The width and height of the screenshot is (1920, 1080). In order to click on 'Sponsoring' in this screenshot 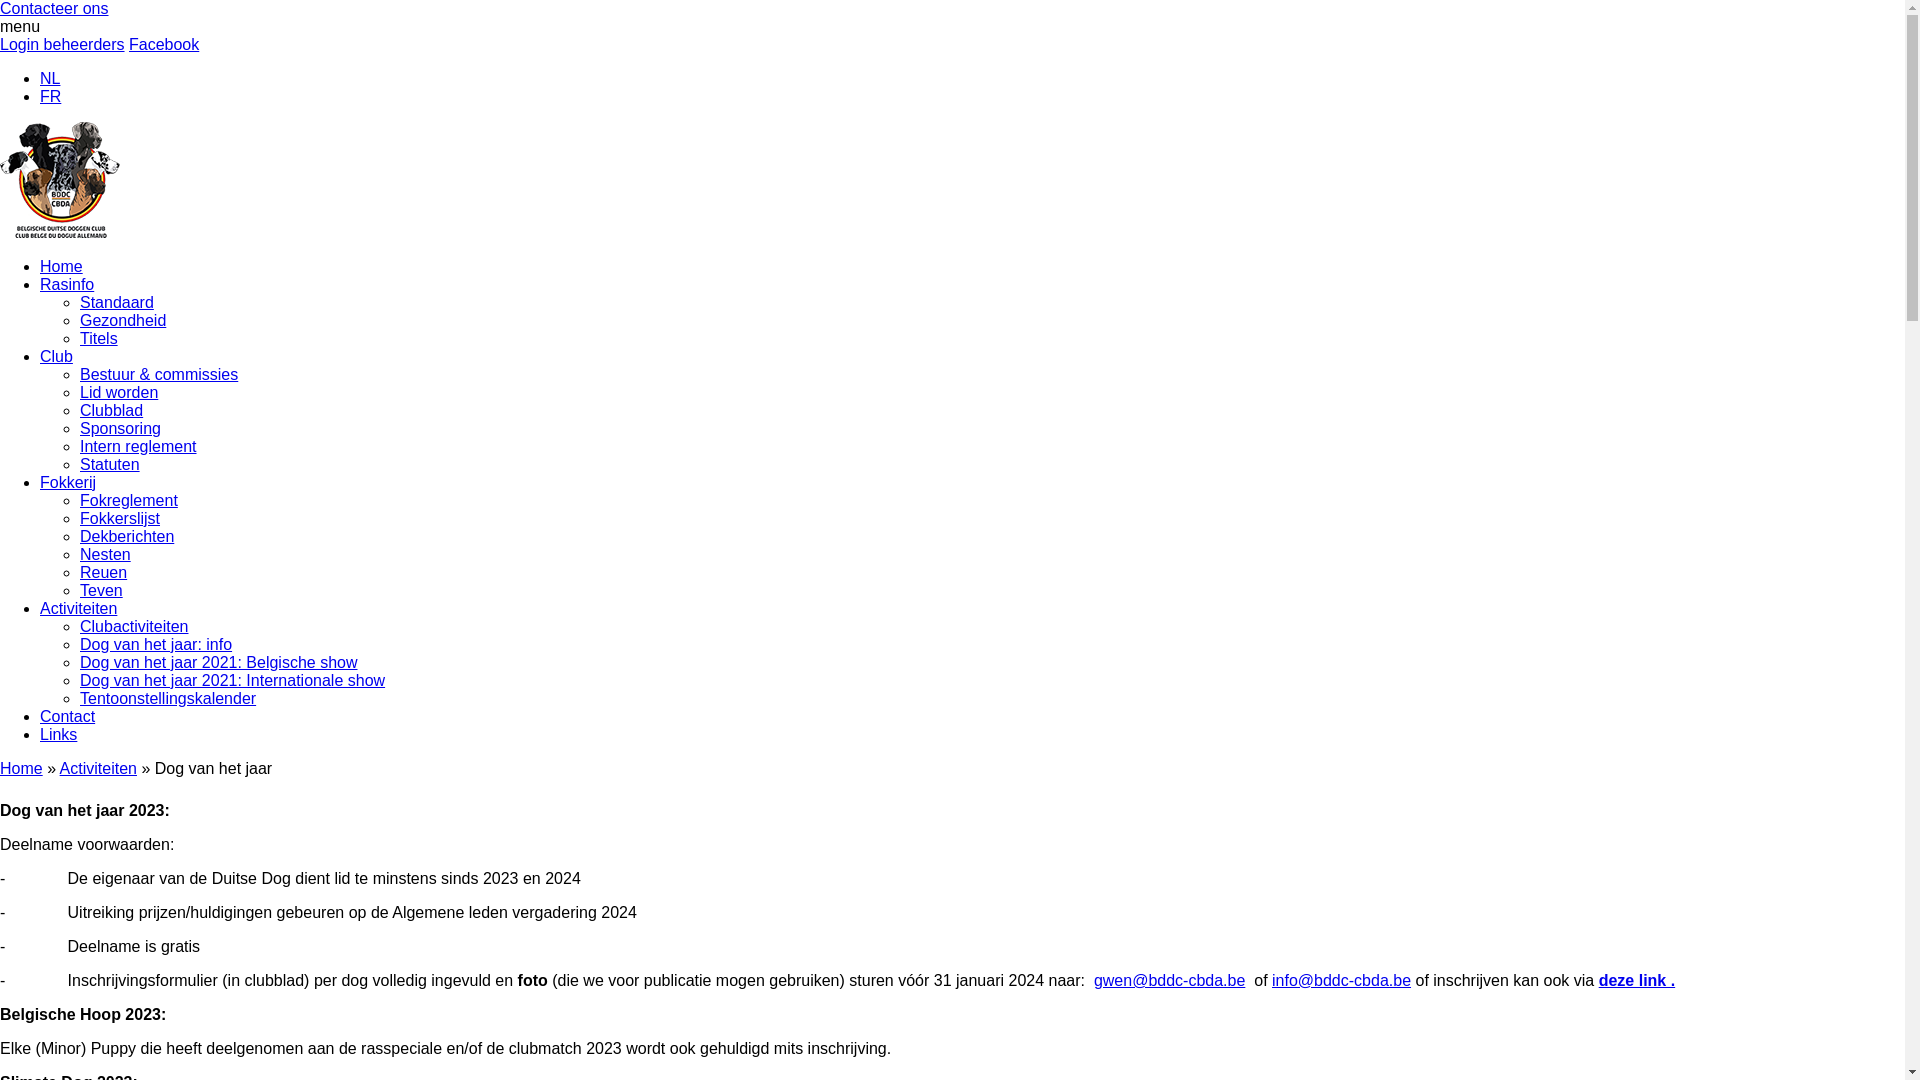, I will do `click(119, 427)`.